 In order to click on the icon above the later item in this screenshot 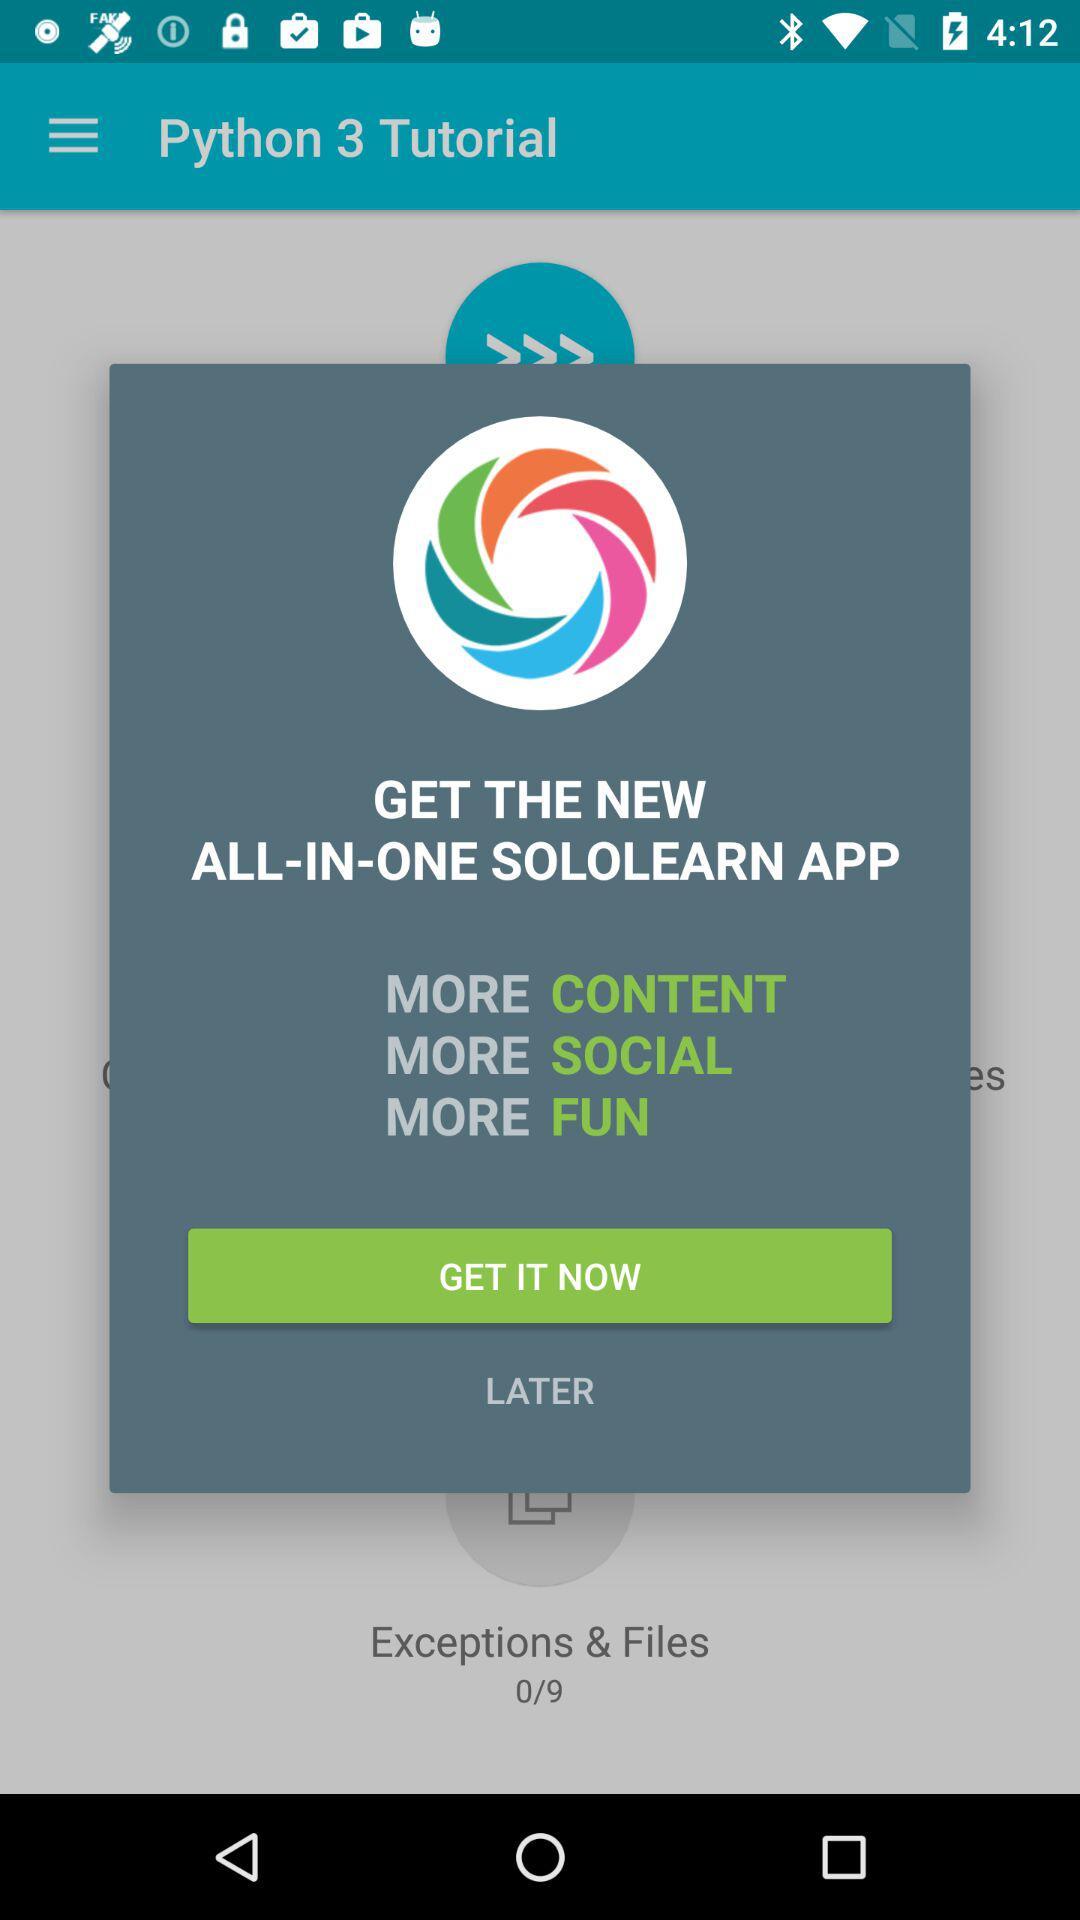, I will do `click(540, 1274)`.